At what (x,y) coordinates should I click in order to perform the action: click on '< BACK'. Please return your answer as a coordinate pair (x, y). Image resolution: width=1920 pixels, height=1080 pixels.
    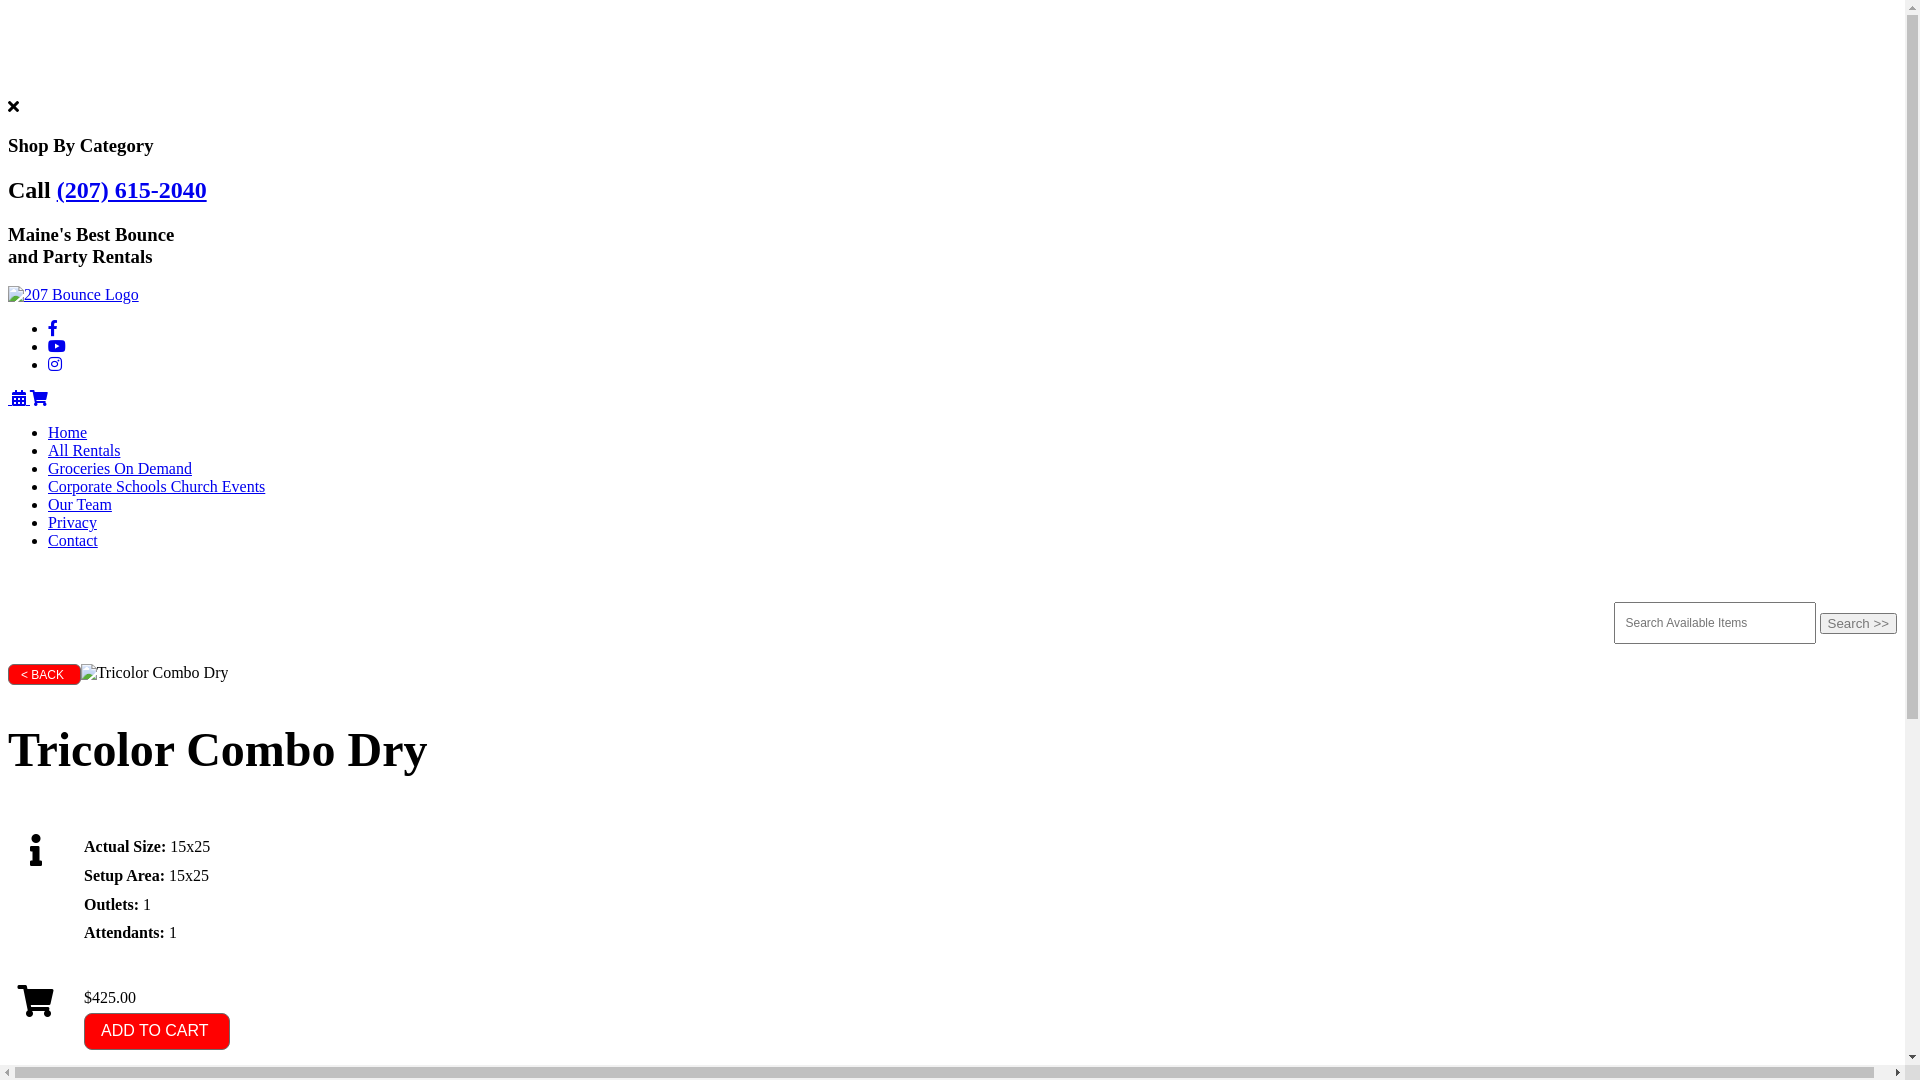
    Looking at the image, I should click on (8, 674).